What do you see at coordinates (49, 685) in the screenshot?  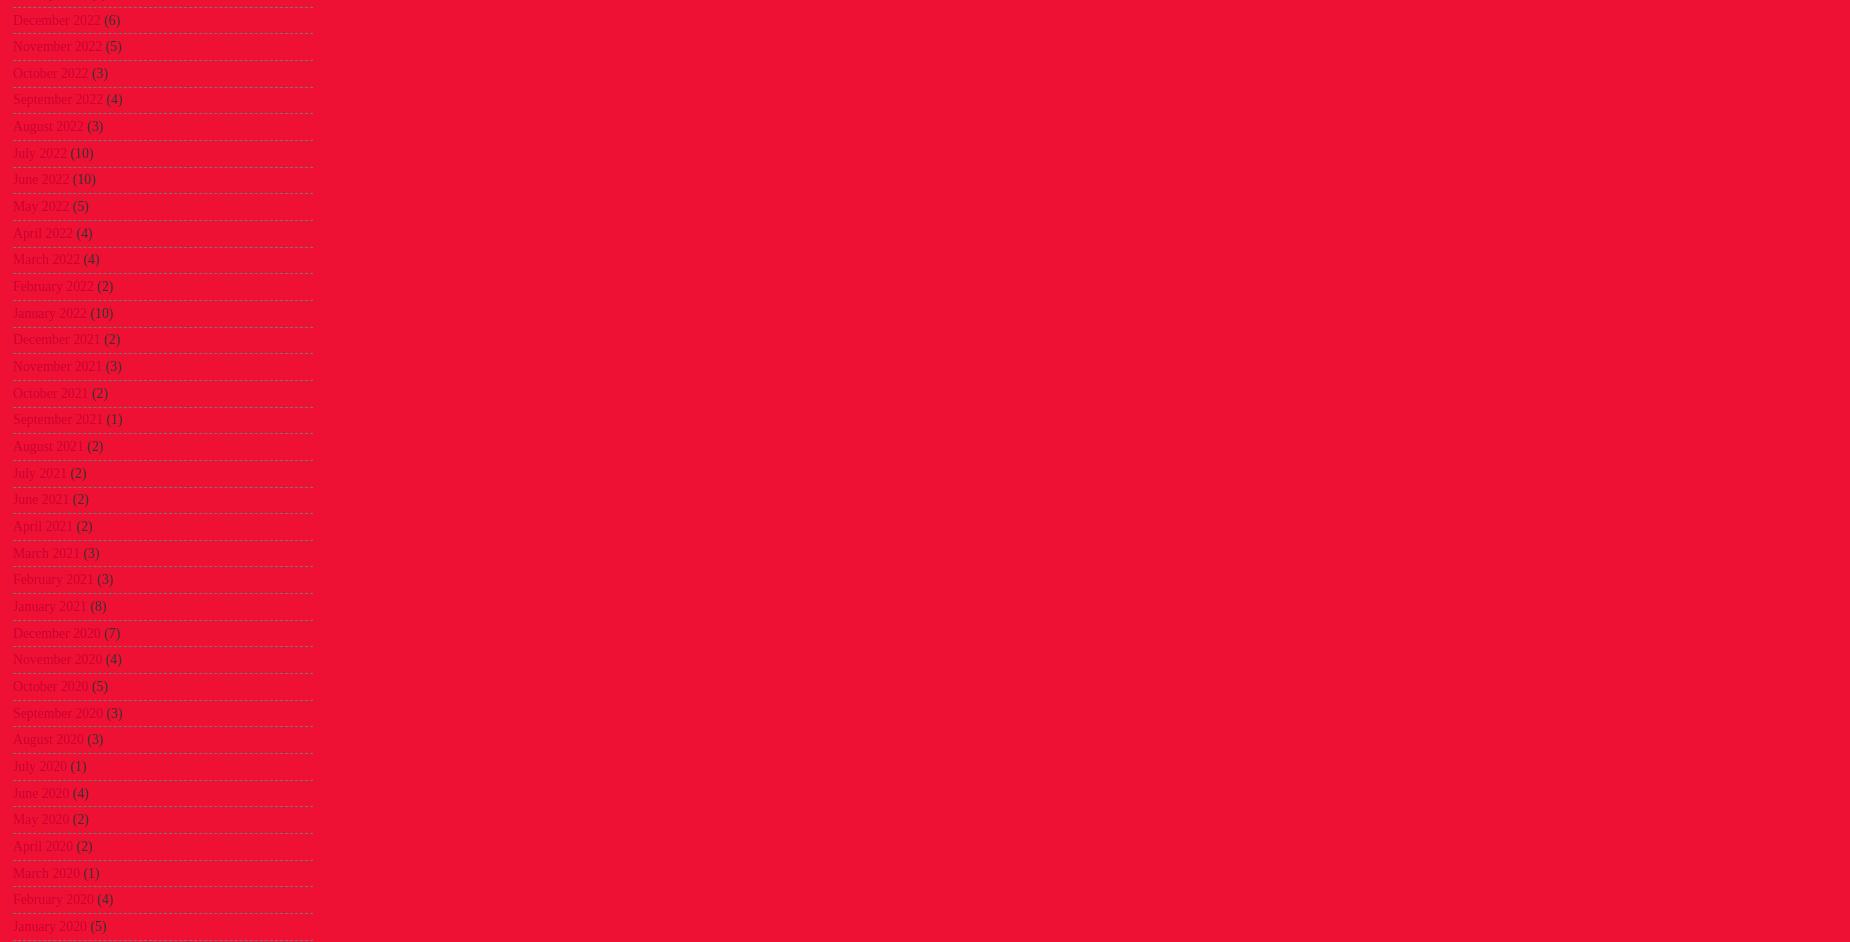 I see `'October 2020'` at bounding box center [49, 685].